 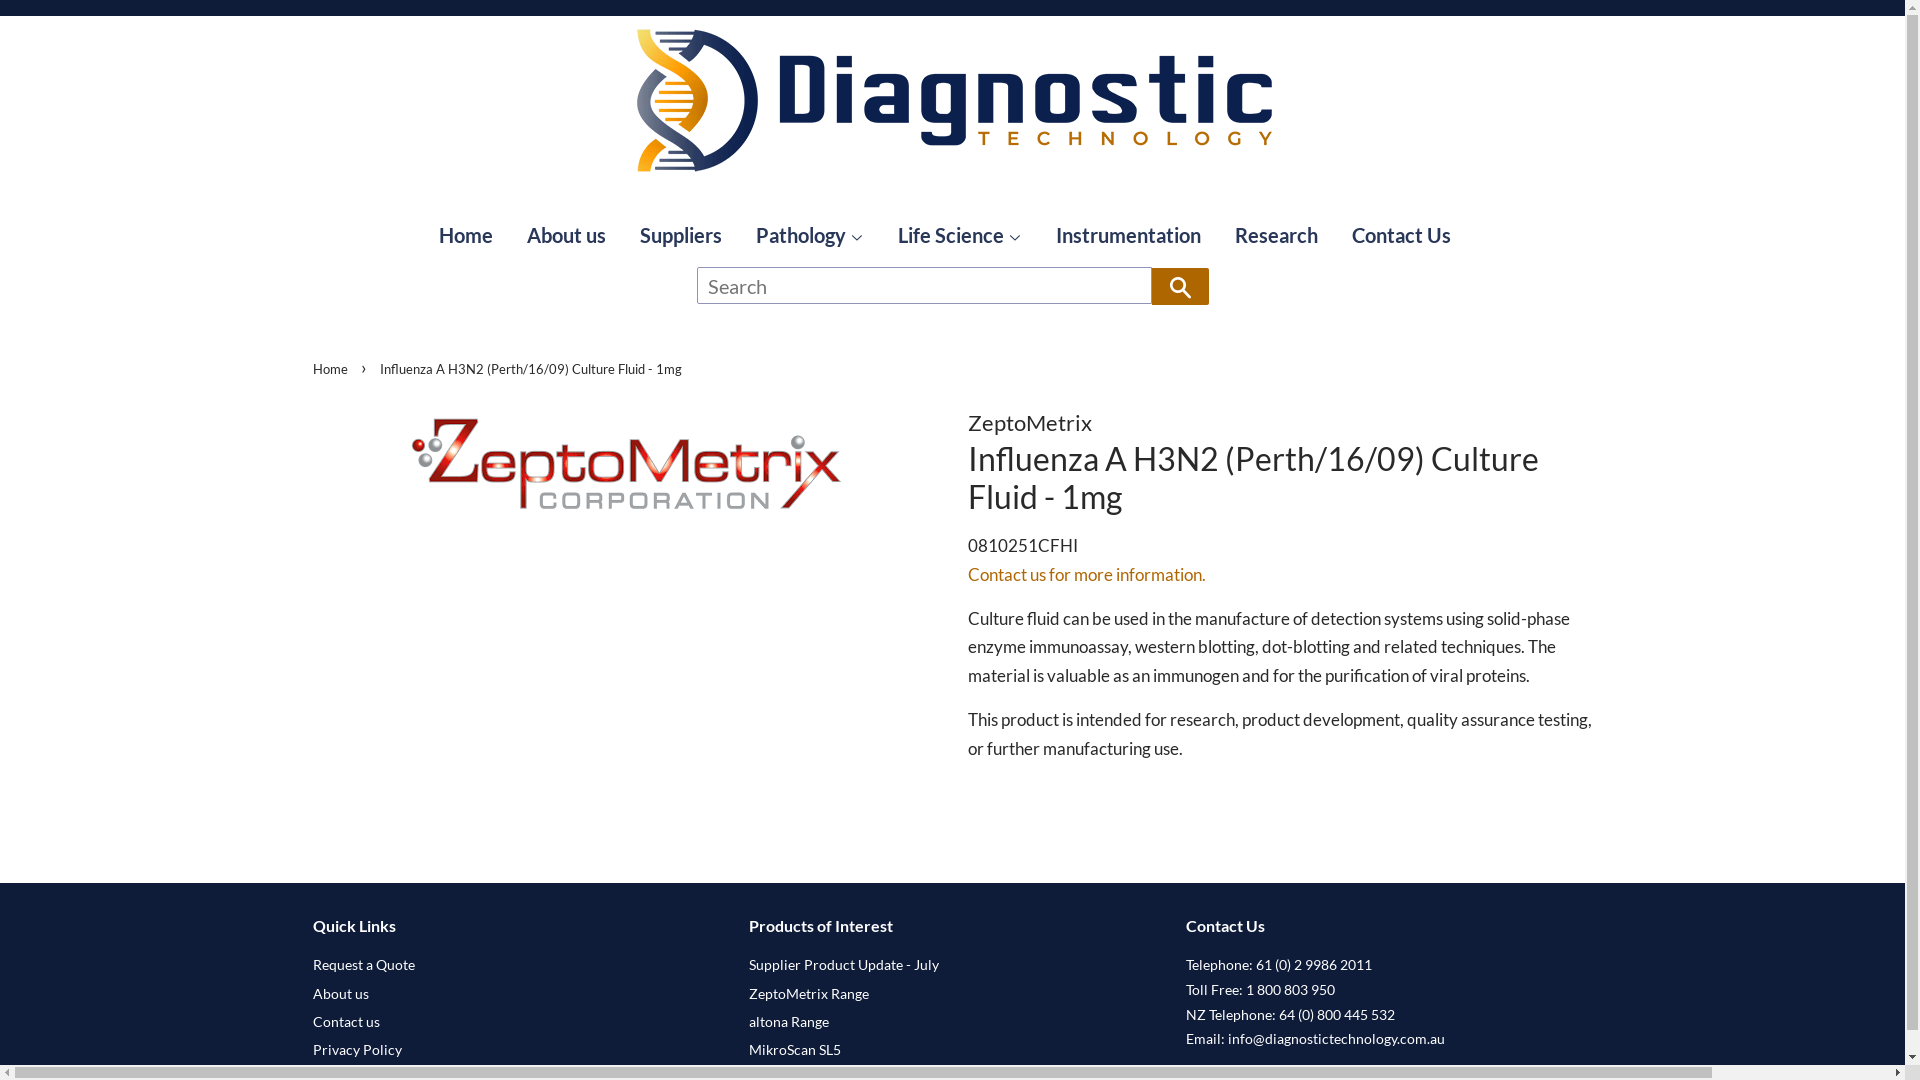 I want to click on 'Search', so click(x=1152, y=286).